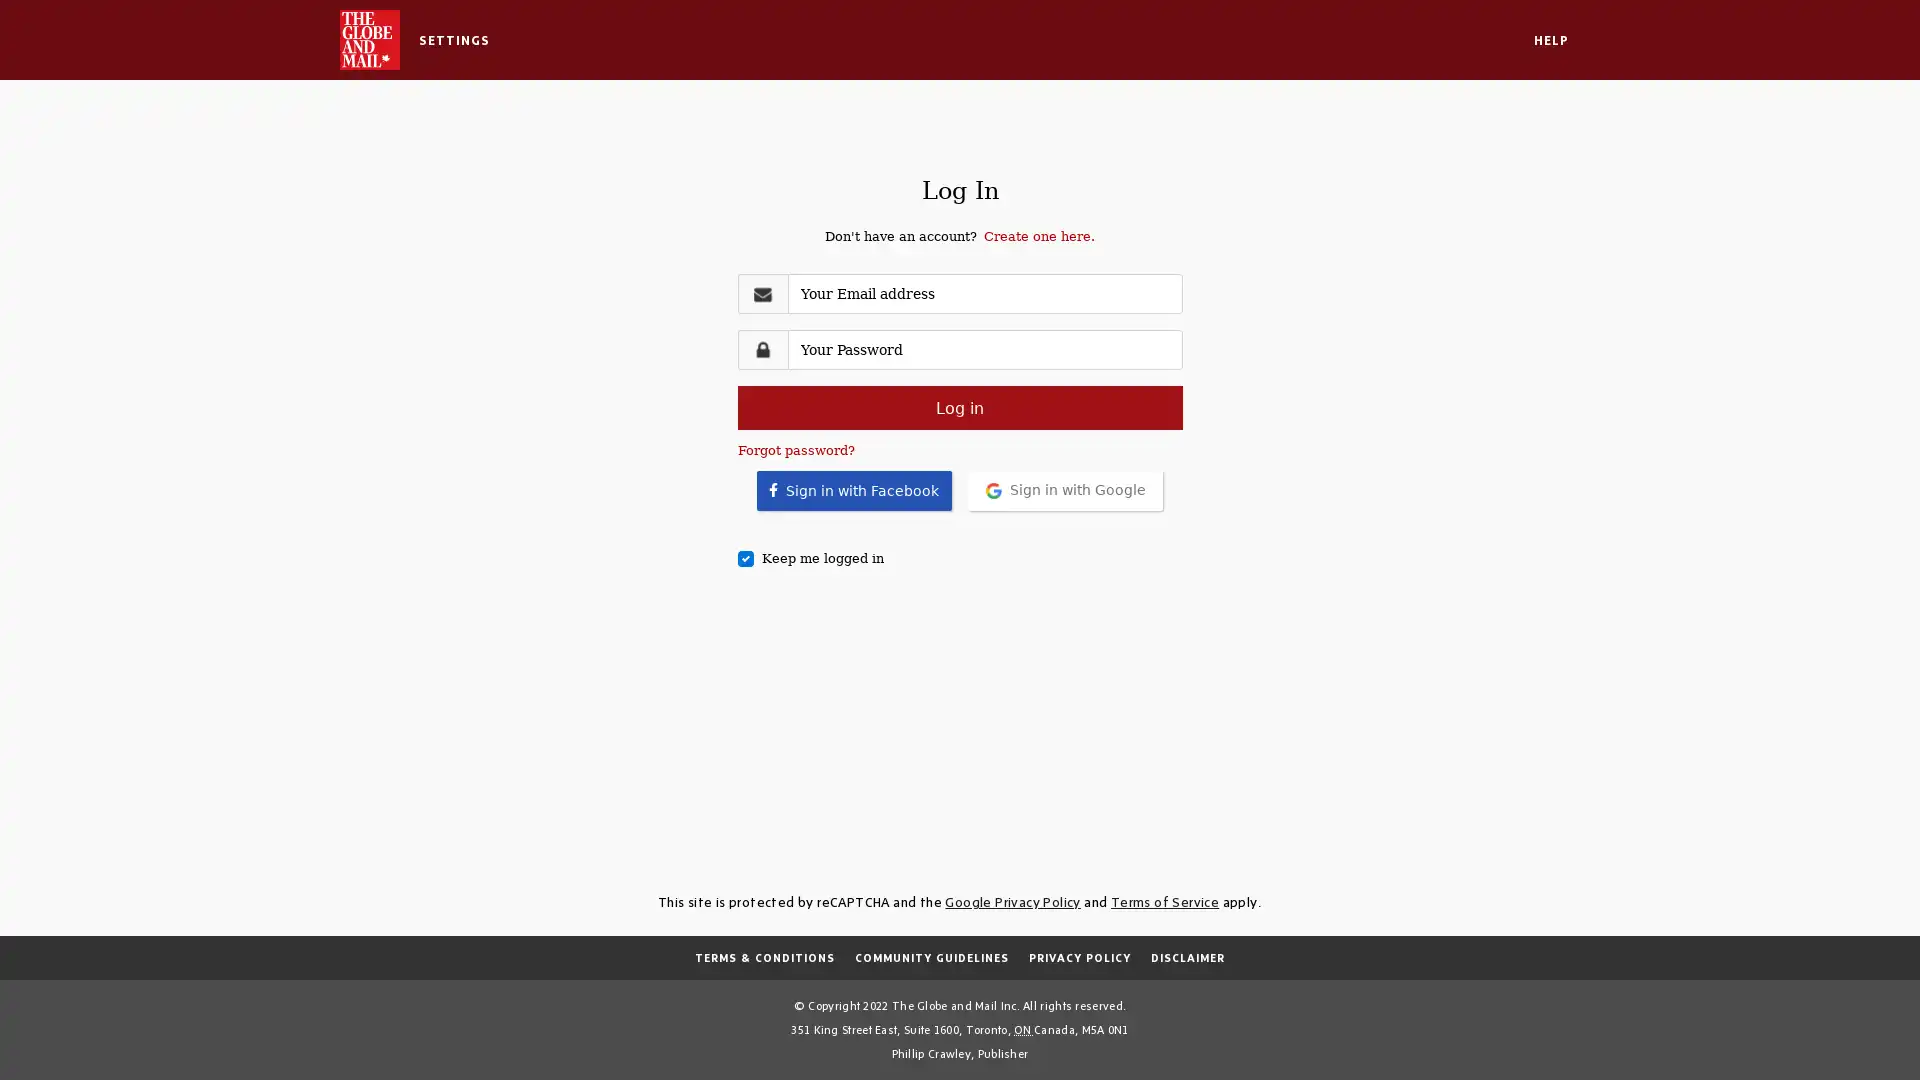  What do you see at coordinates (1064, 490) in the screenshot?
I see `Sign in with Google` at bounding box center [1064, 490].